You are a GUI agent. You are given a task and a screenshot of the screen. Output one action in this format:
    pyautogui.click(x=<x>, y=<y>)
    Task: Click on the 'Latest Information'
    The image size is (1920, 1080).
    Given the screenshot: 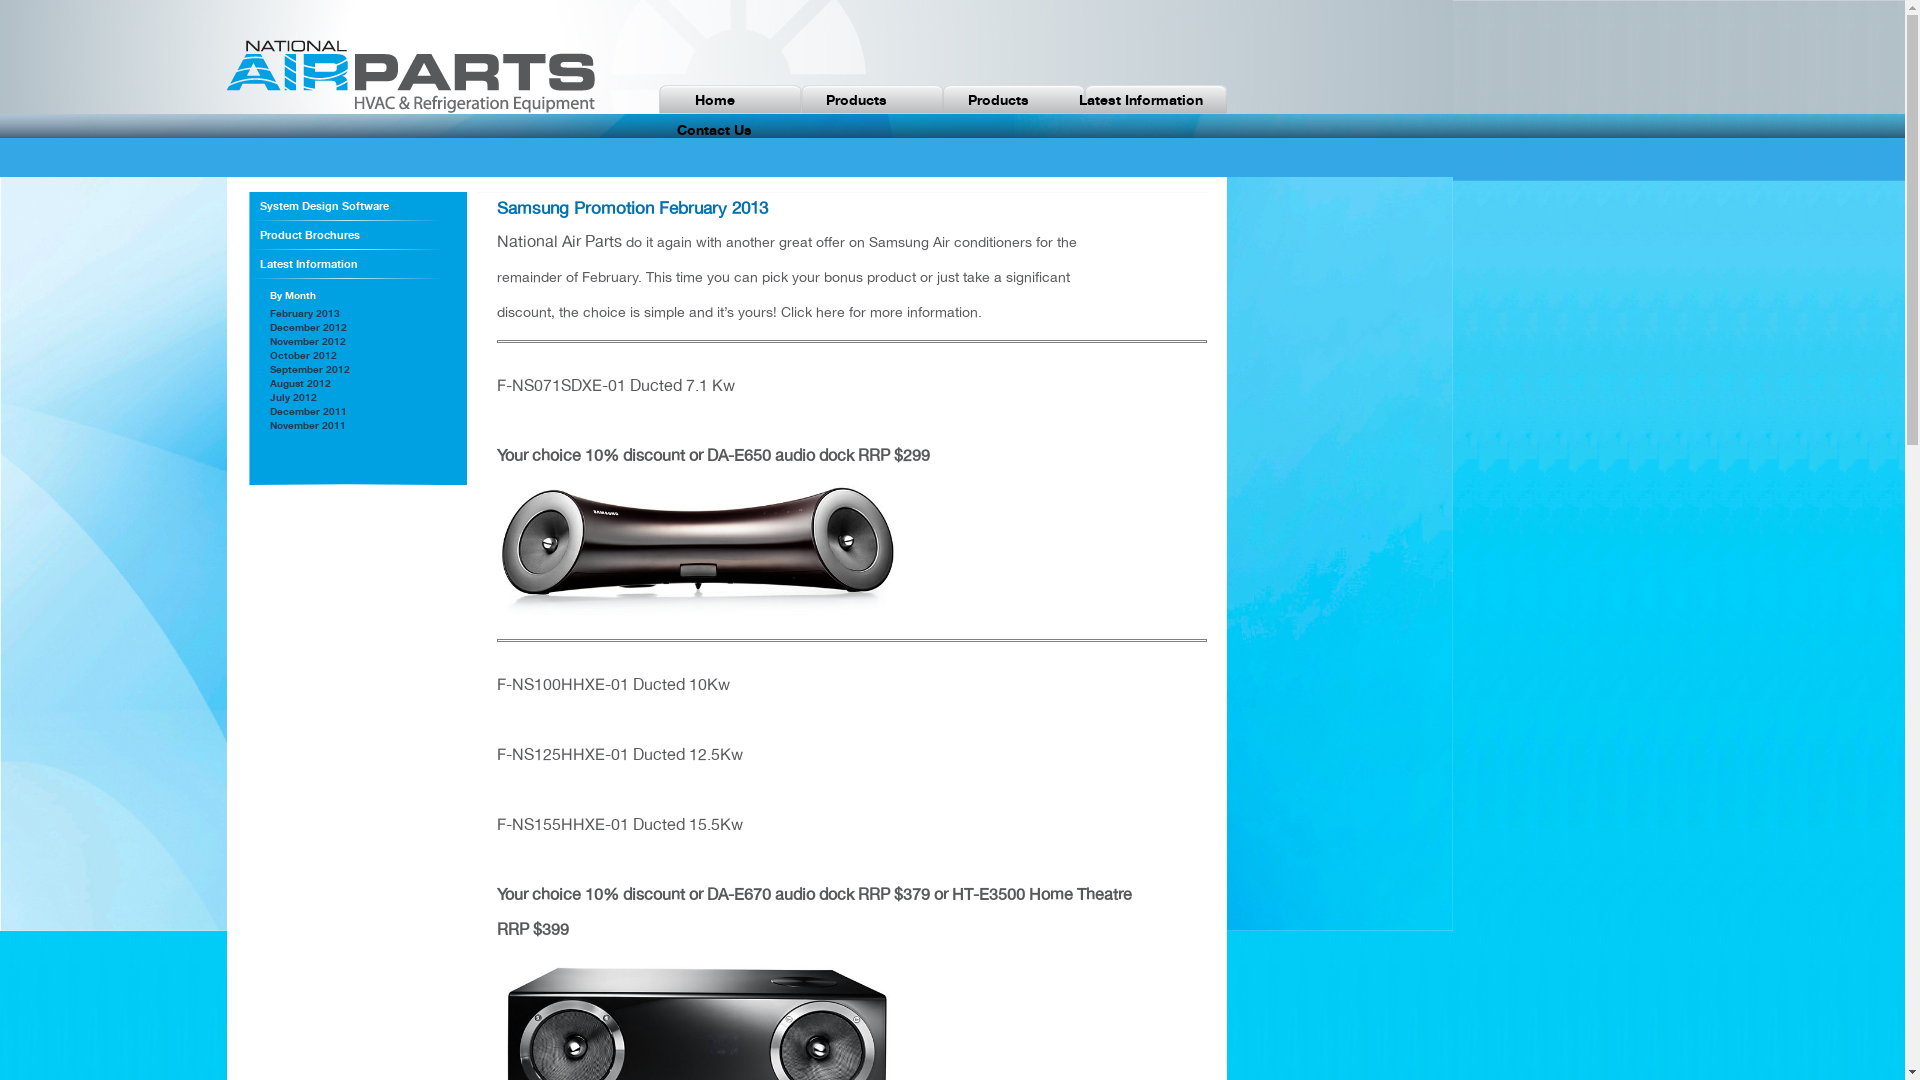 What is the action you would take?
    pyautogui.click(x=1069, y=100)
    